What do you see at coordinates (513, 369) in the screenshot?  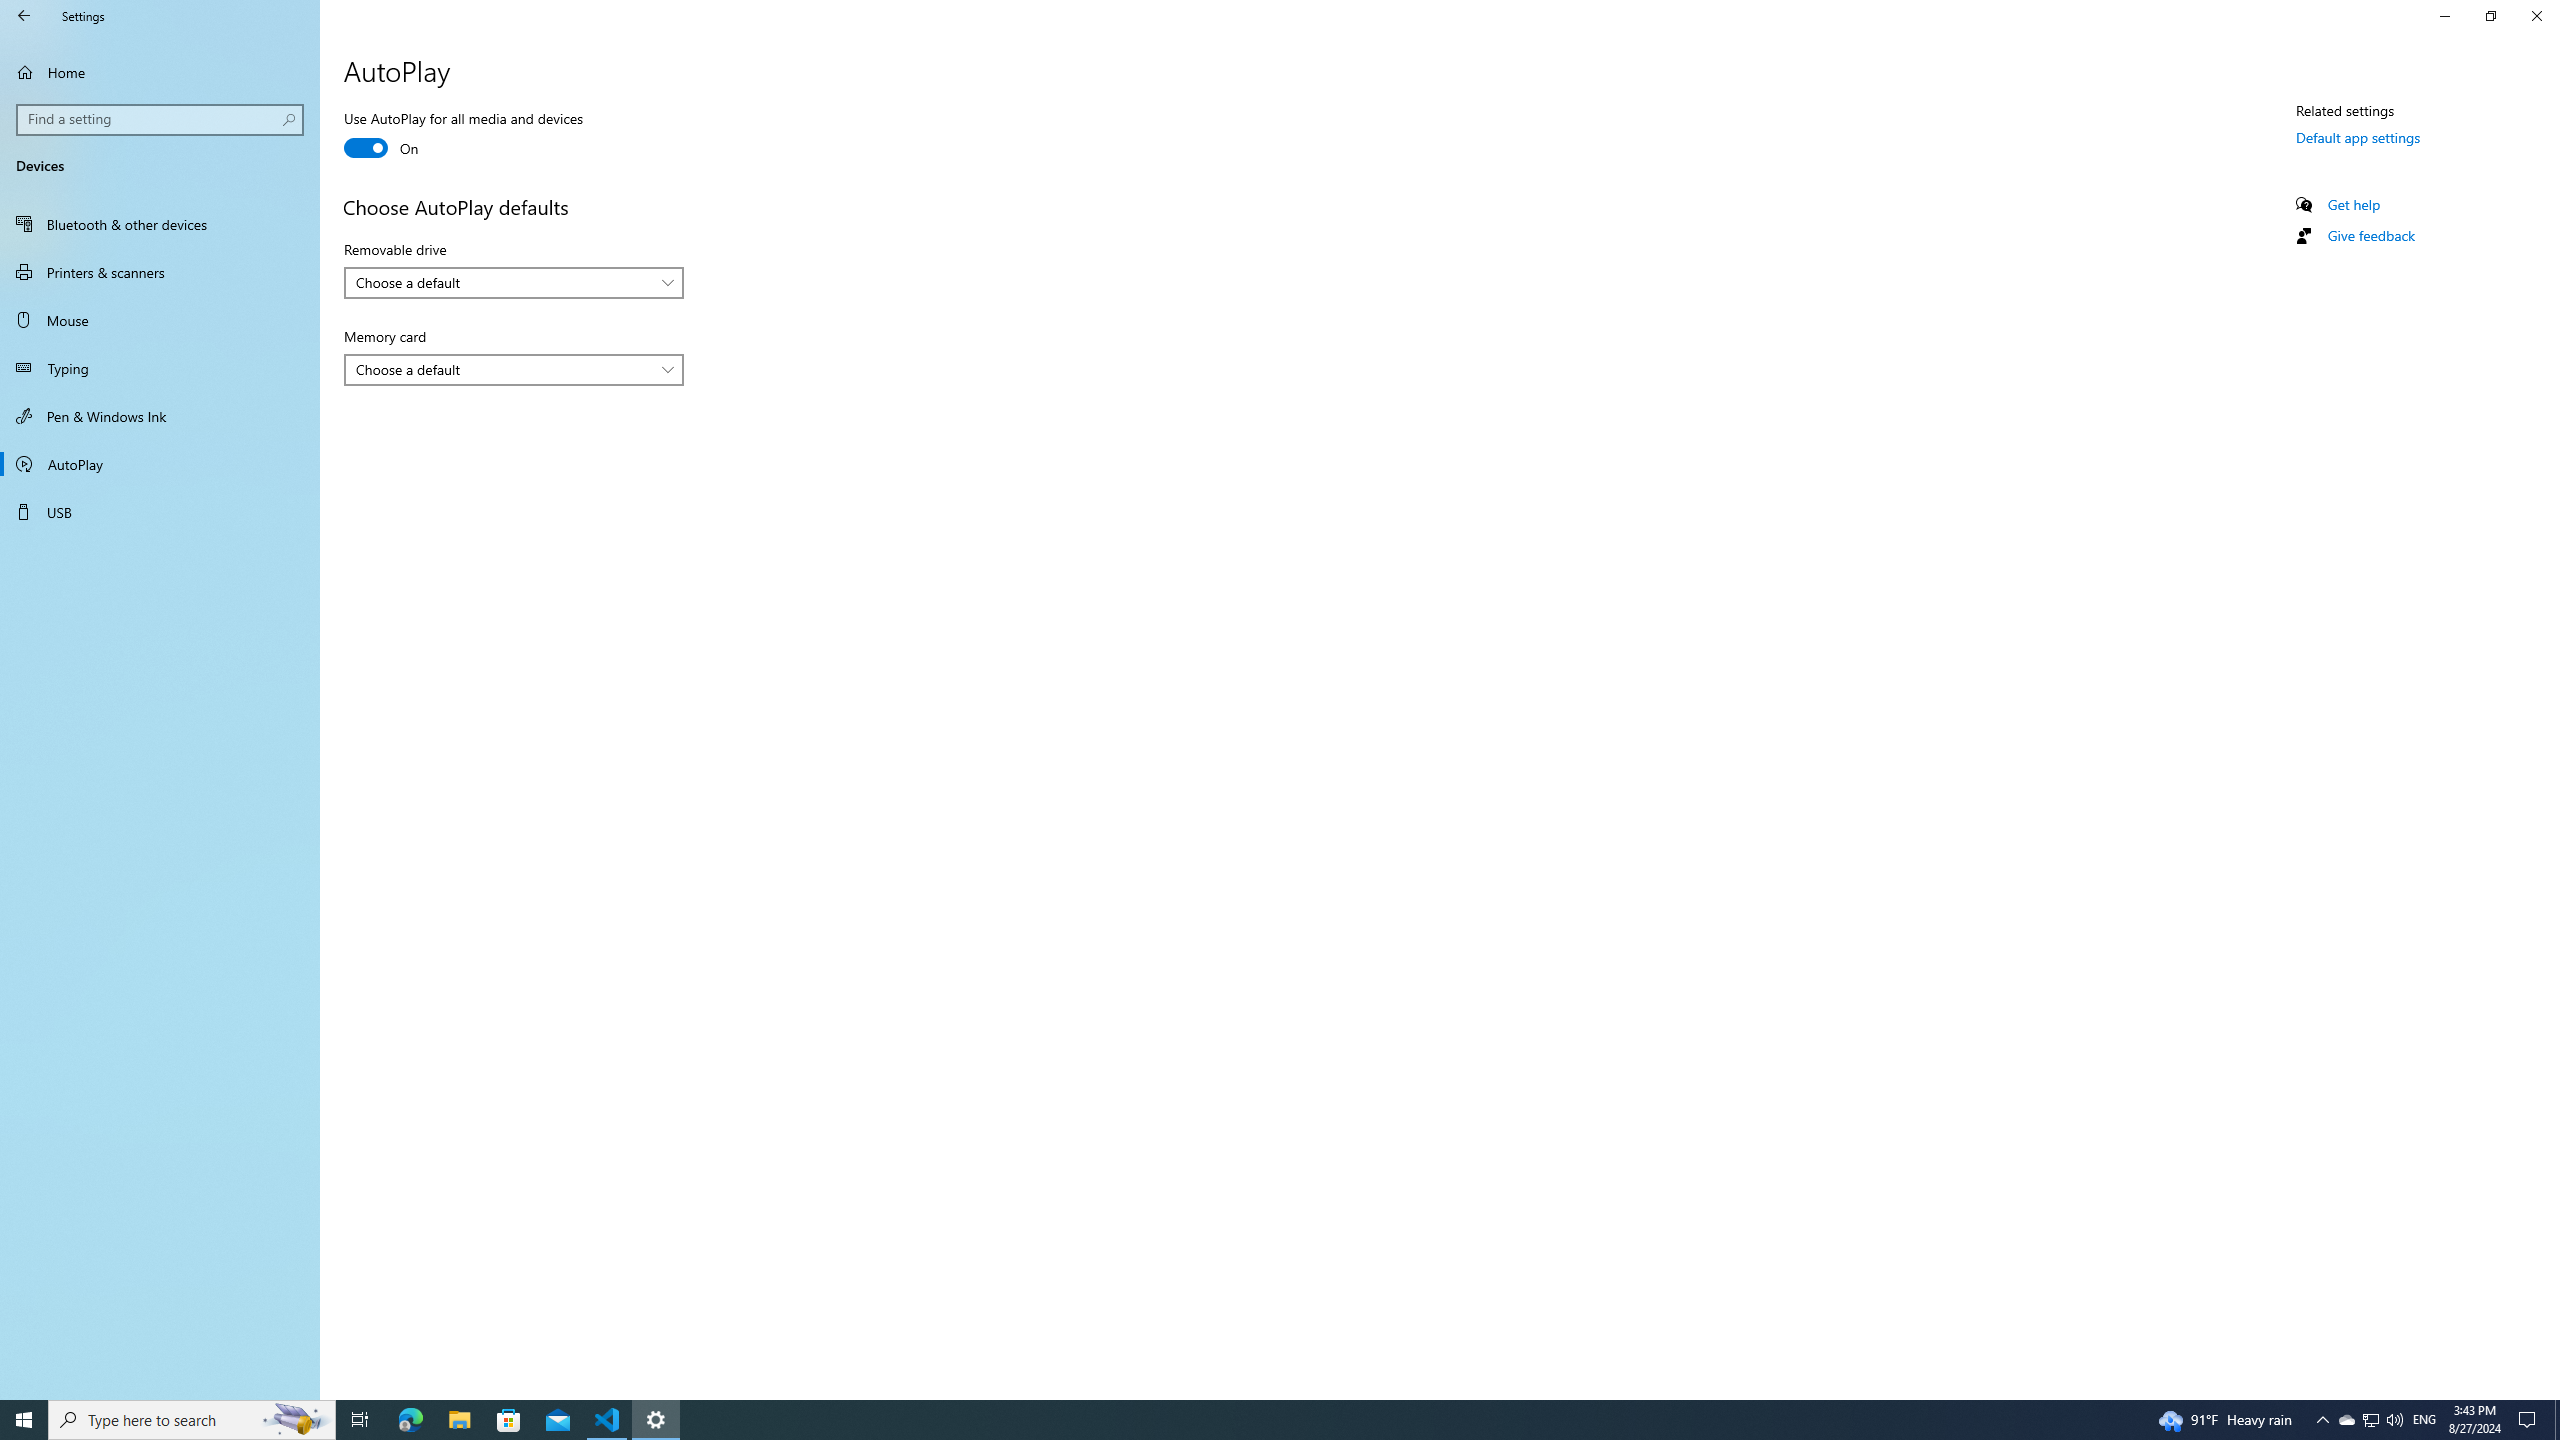 I see `'Memory card'` at bounding box center [513, 369].